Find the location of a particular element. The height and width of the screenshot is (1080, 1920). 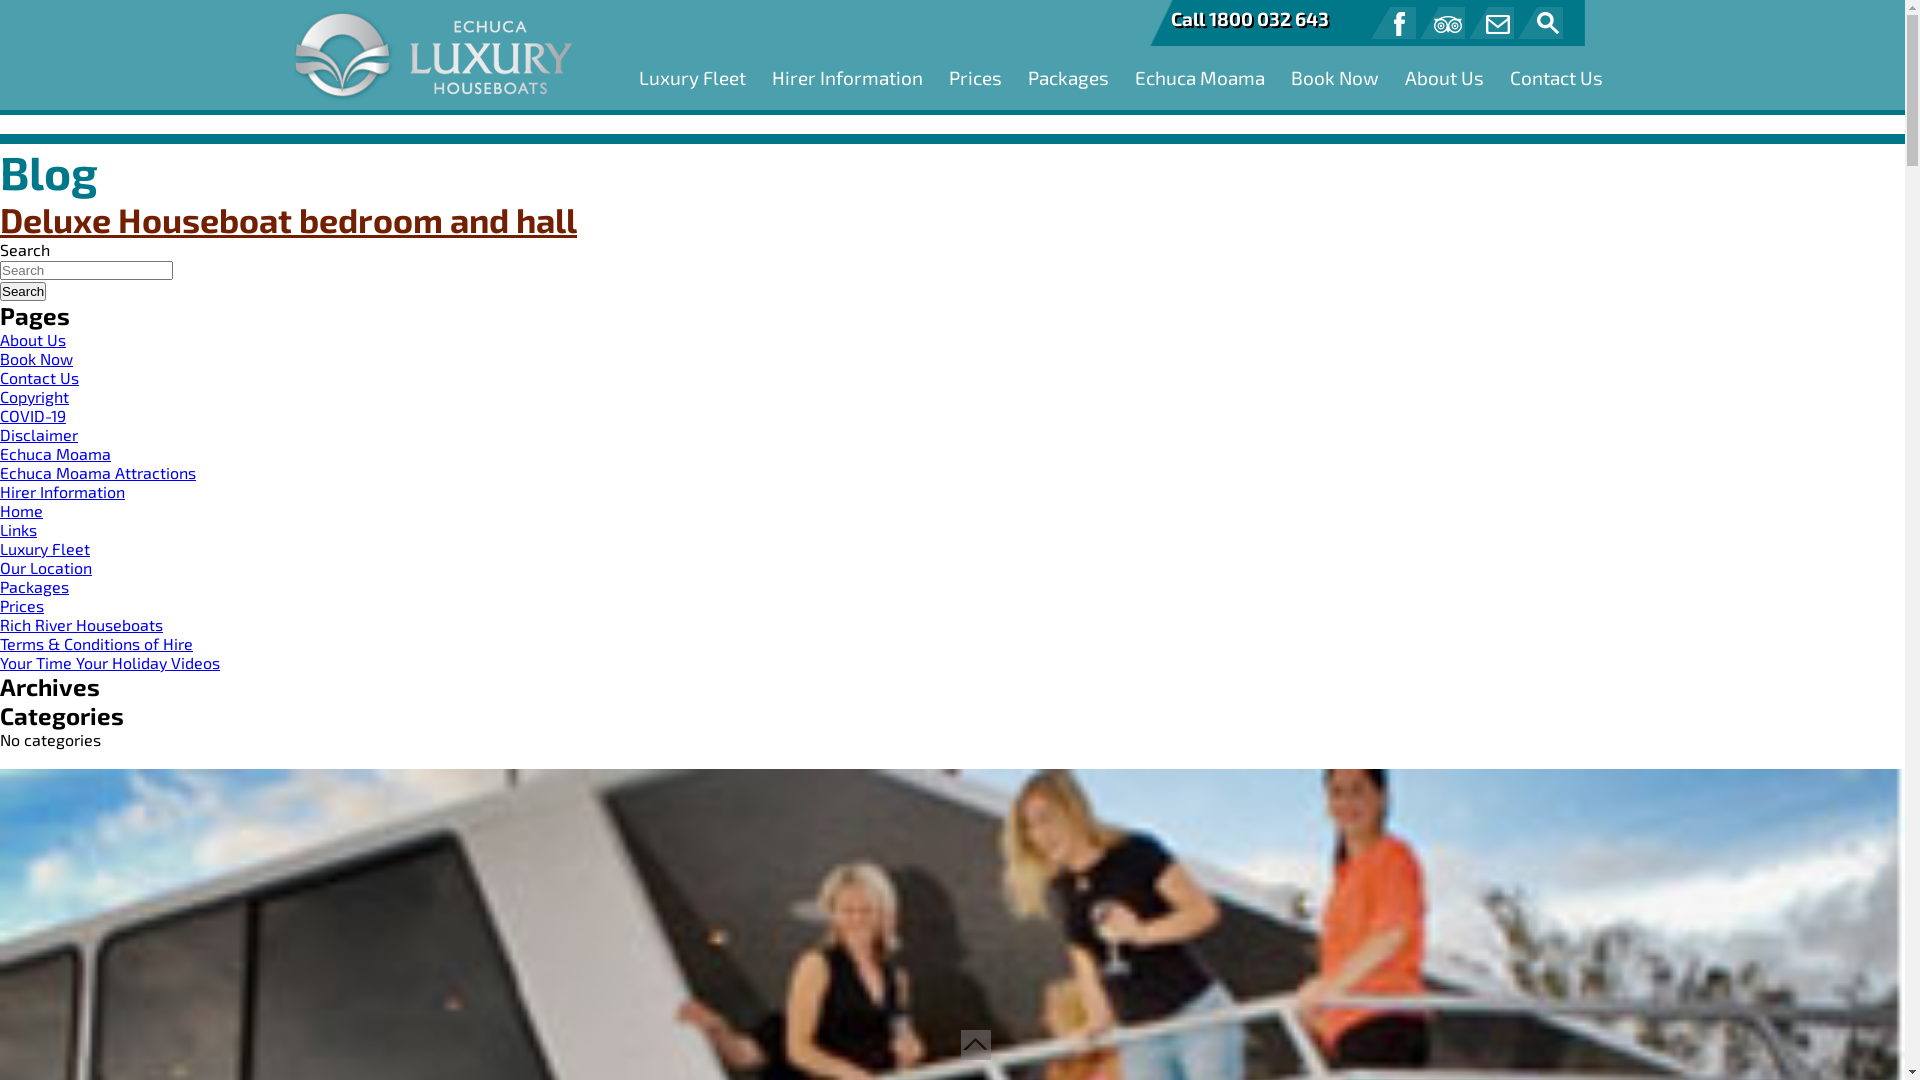

'Home' is located at coordinates (21, 509).